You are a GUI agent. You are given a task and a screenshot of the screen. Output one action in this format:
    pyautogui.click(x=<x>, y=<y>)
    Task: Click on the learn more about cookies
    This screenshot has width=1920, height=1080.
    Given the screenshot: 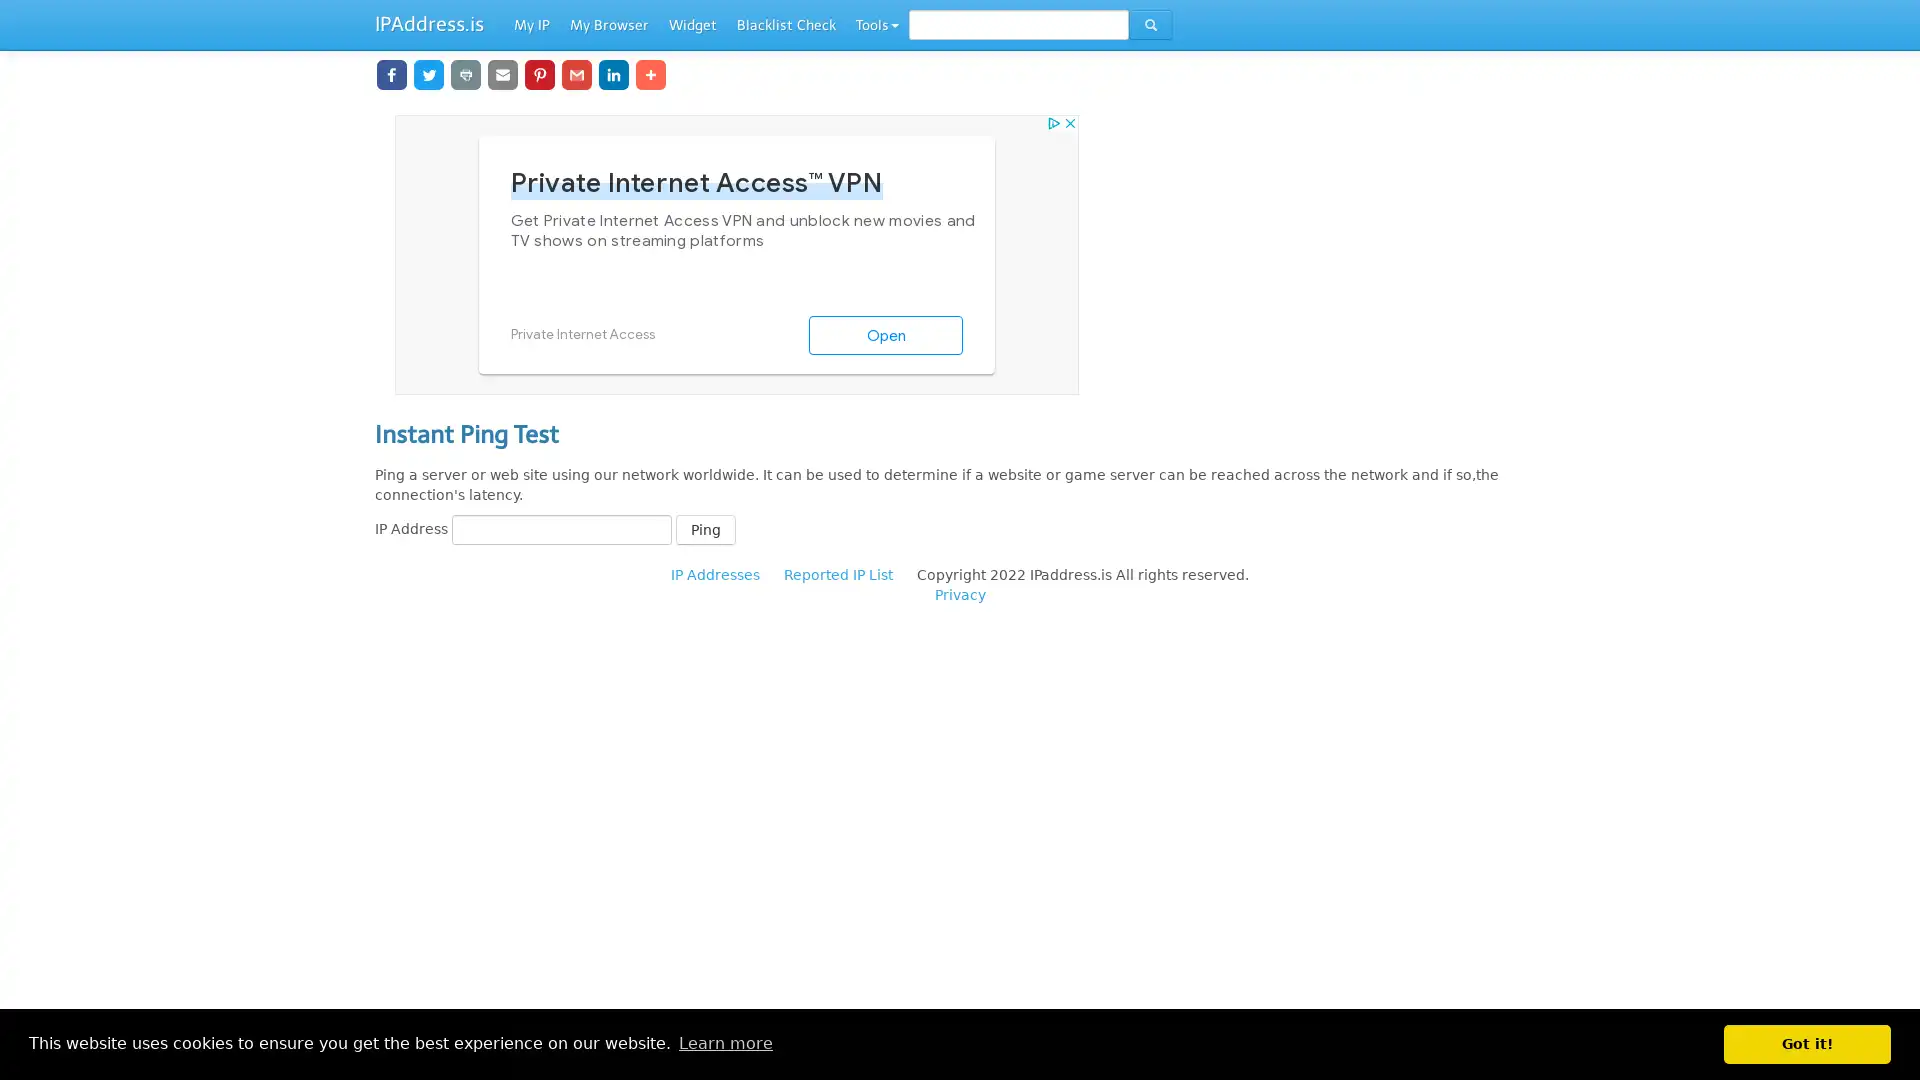 What is the action you would take?
    pyautogui.click(x=724, y=1043)
    